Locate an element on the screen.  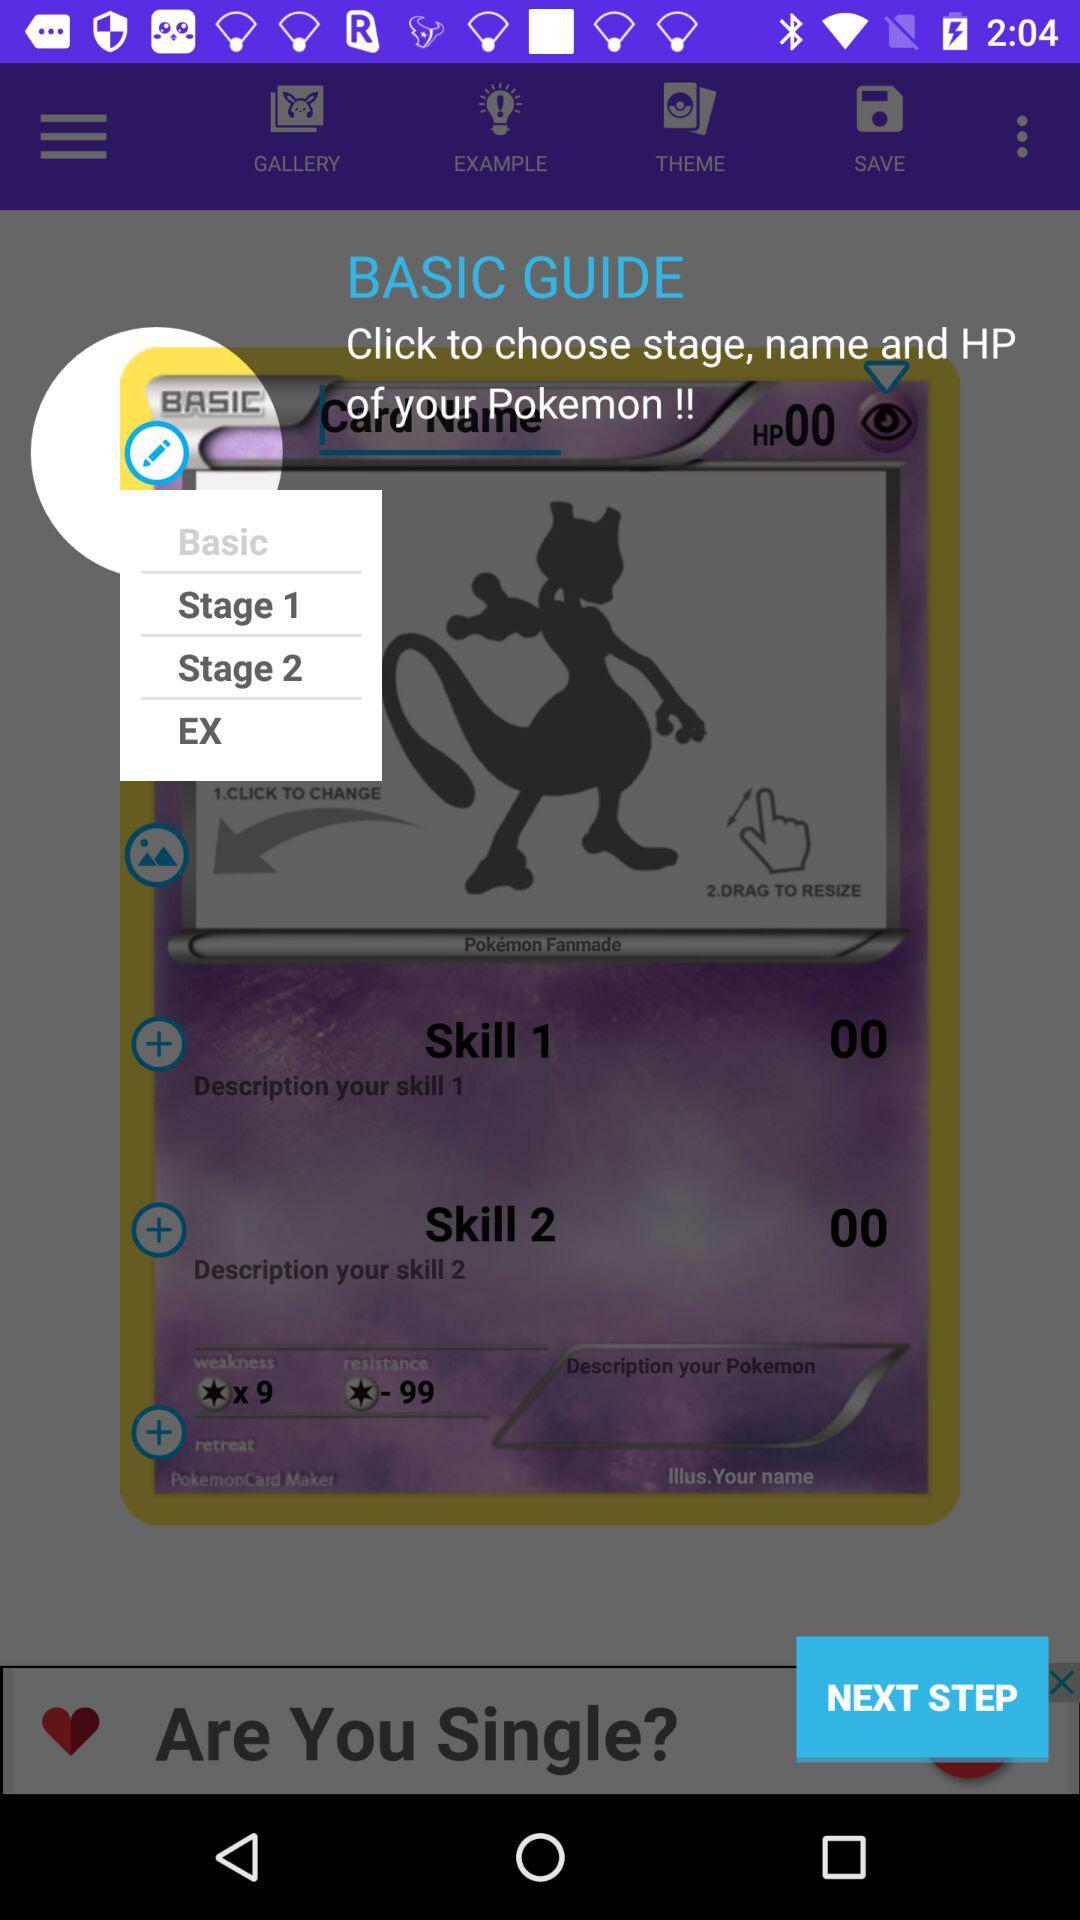
the edit icon is located at coordinates (155, 451).